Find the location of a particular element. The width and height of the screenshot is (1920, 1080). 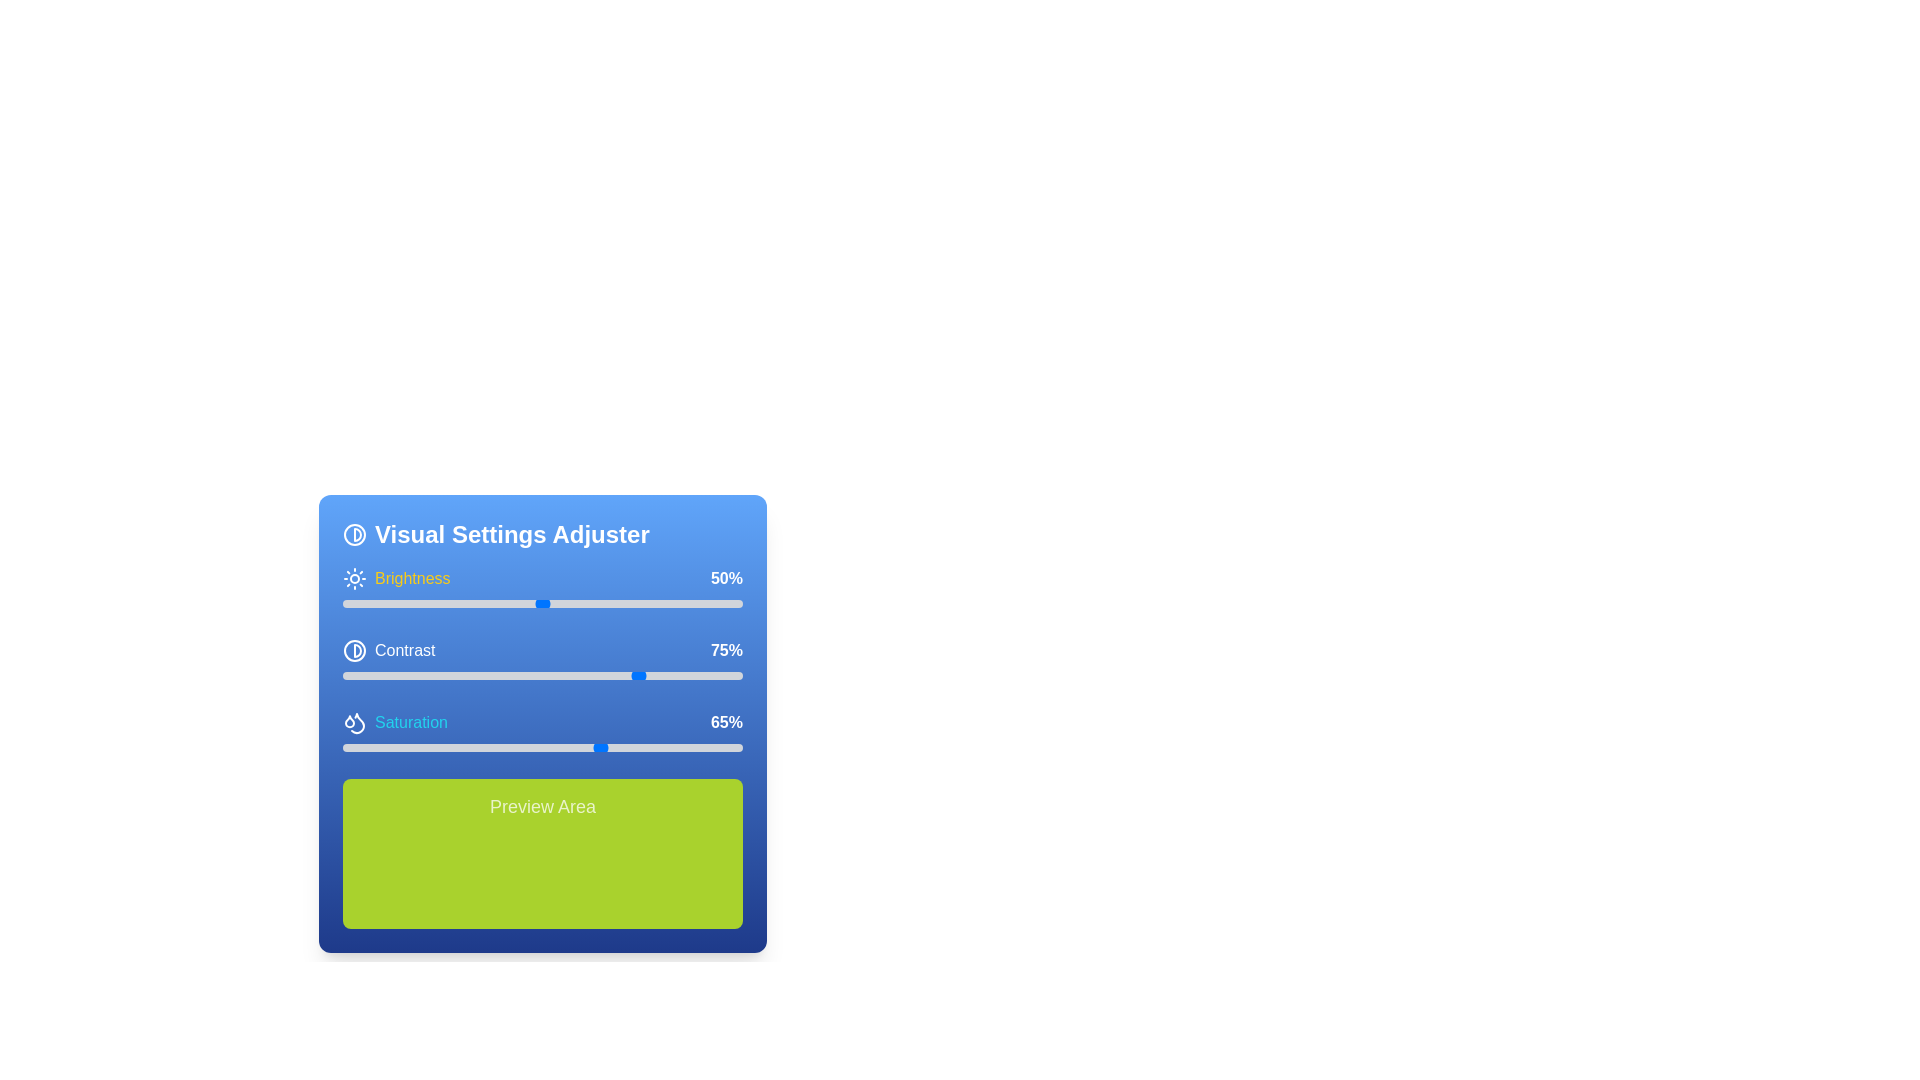

the sliders within the 'Brightness50% Contrast75% Saturation65%' text group to adjust the visual settings is located at coordinates (542, 663).